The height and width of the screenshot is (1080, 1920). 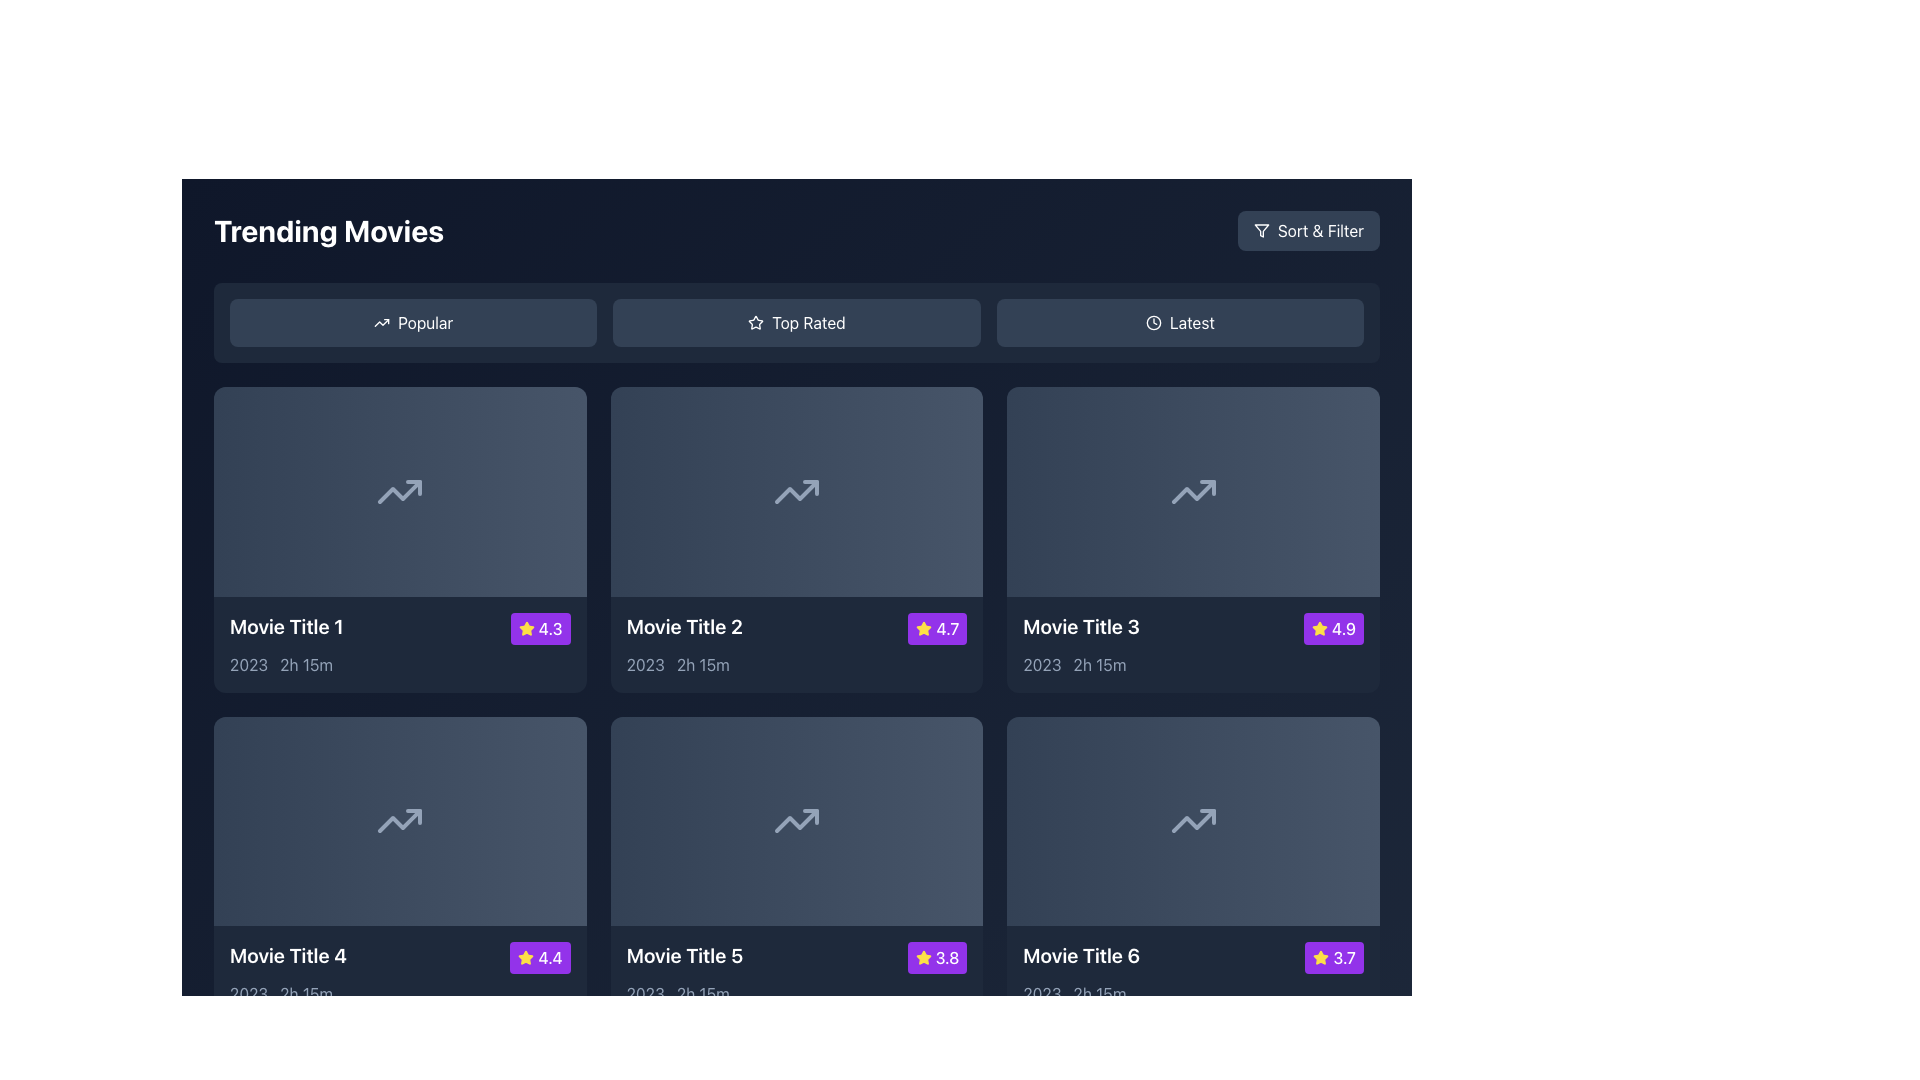 I want to click on text '2023' displayed in a small sans-serif font, styled with a light gray color, located at the bottom-left corner of the tile for 'Movie Title 4', so click(x=248, y=994).